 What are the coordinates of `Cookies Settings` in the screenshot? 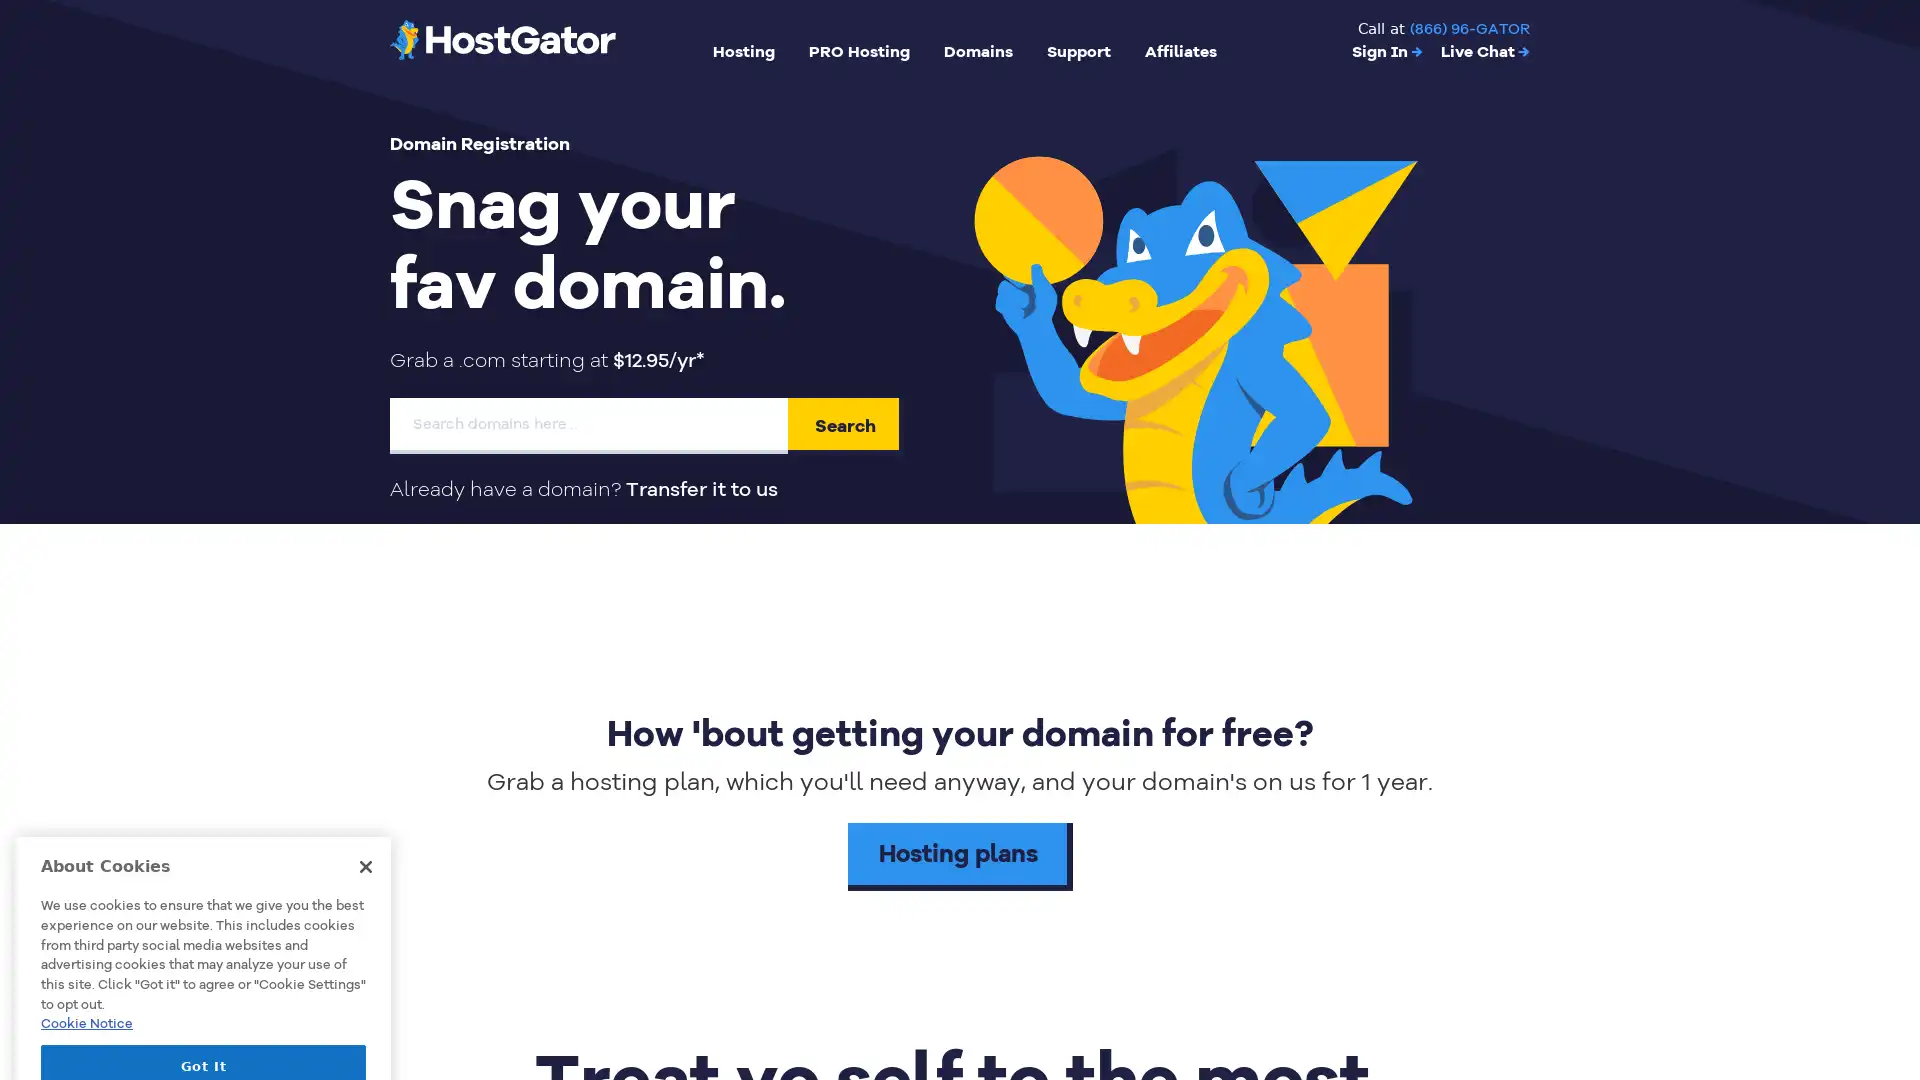 It's located at (203, 1002).